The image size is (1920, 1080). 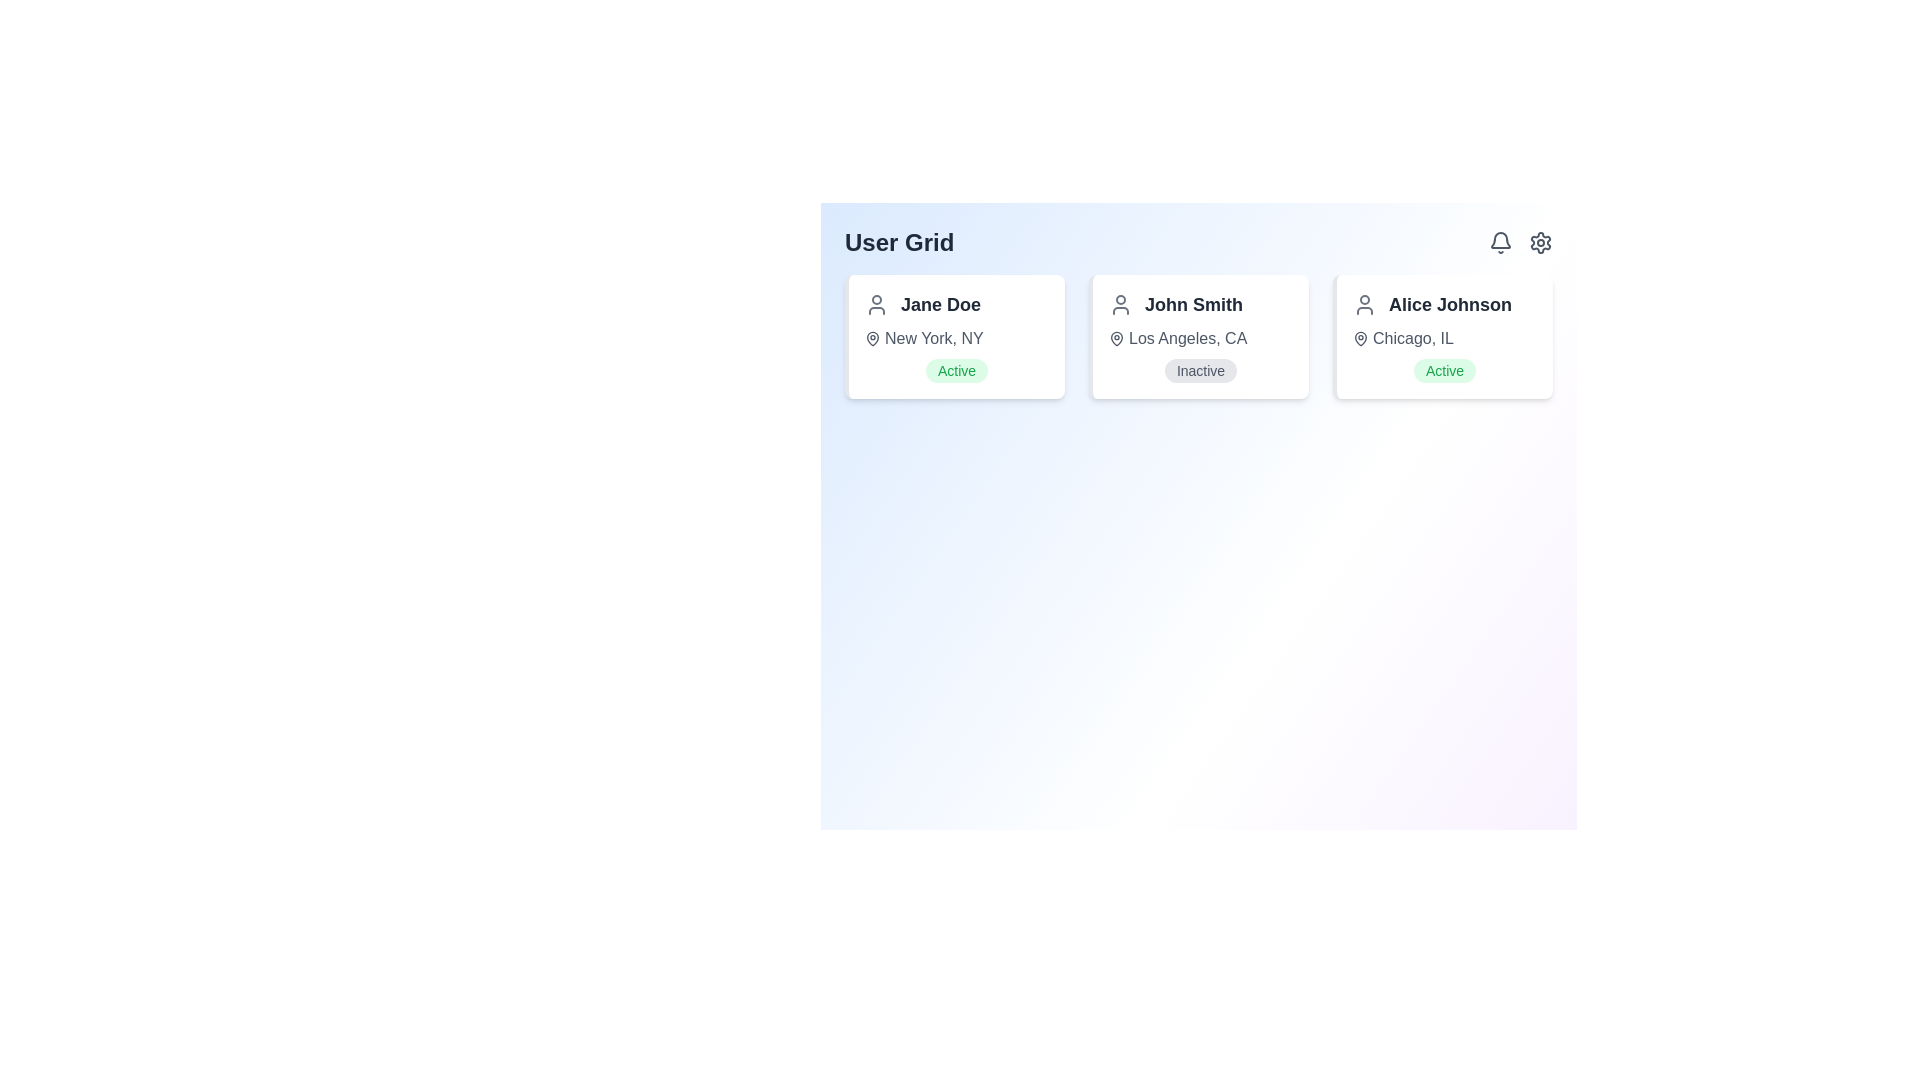 What do you see at coordinates (954, 335) in the screenshot?
I see `the user profile summary card located in the top-left section of the grid` at bounding box center [954, 335].